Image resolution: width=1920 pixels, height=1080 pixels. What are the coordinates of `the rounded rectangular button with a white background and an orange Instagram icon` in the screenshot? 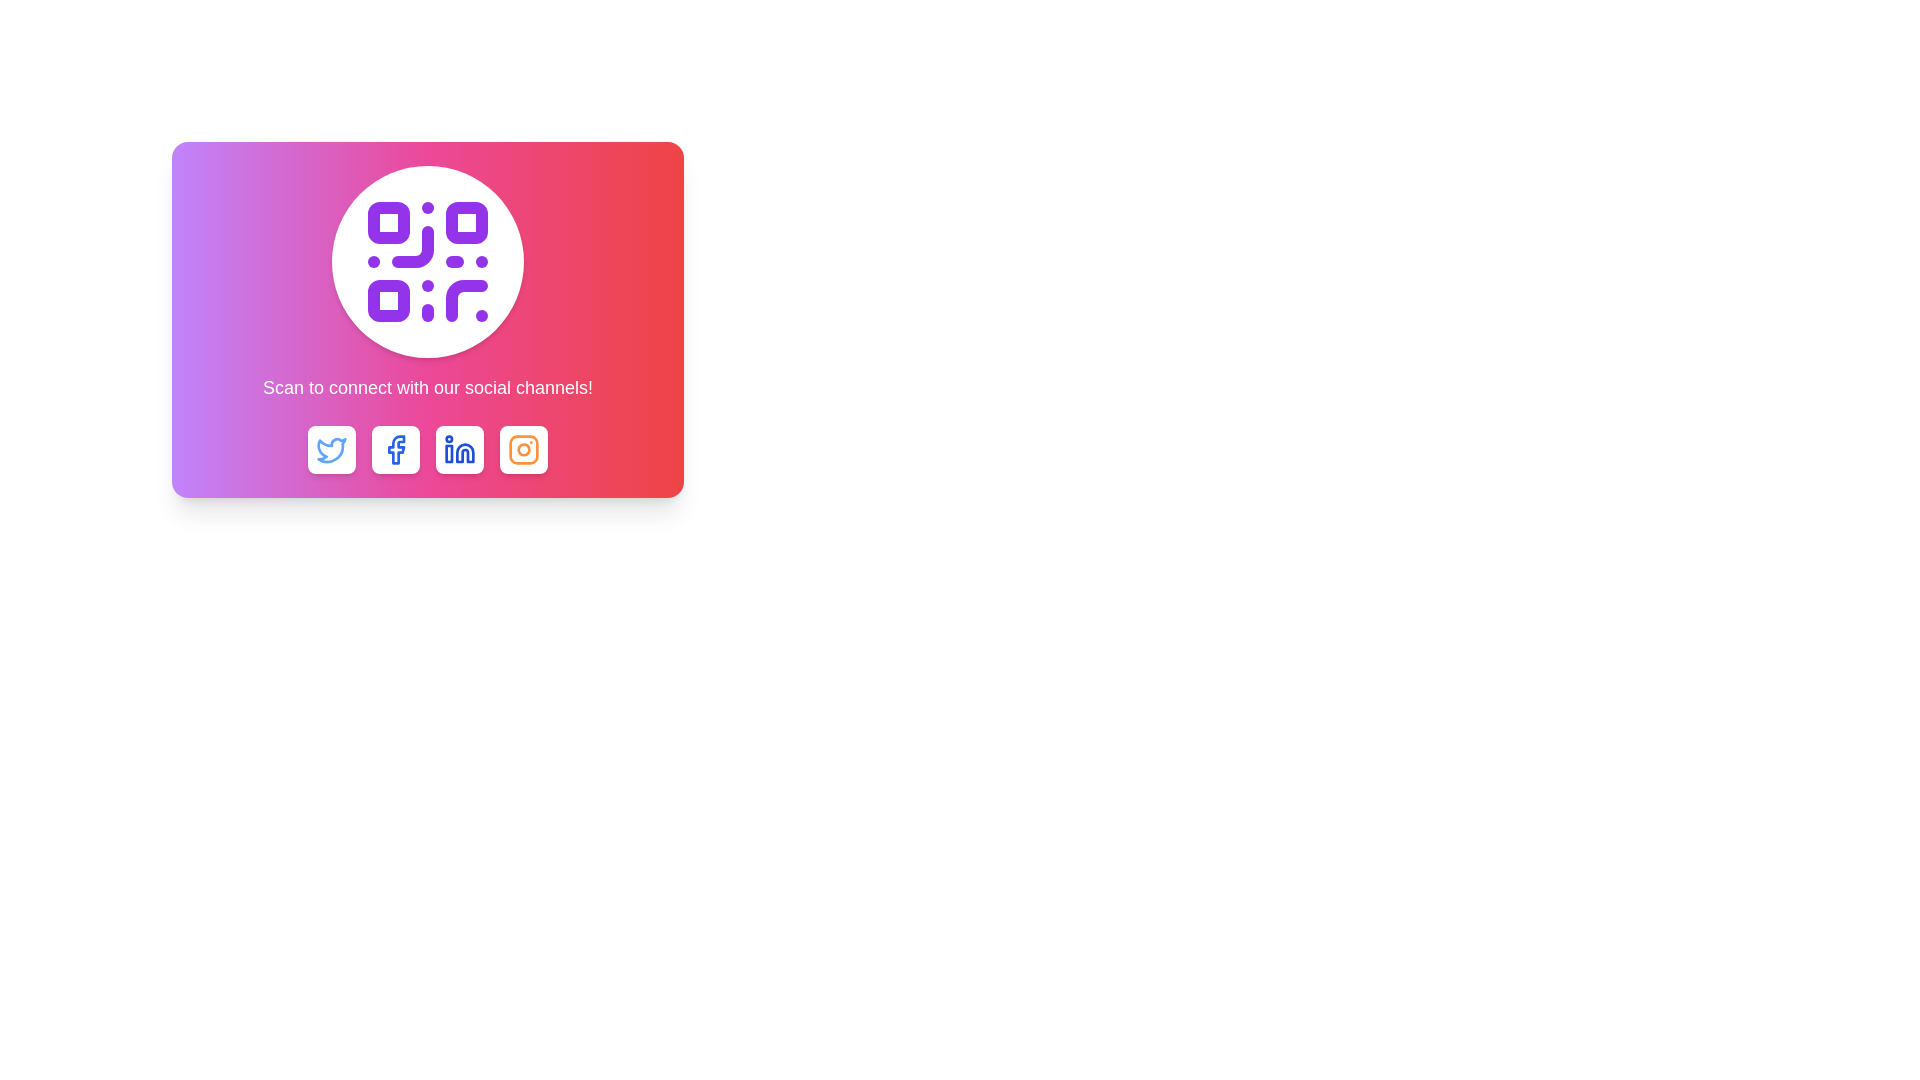 It's located at (523, 450).